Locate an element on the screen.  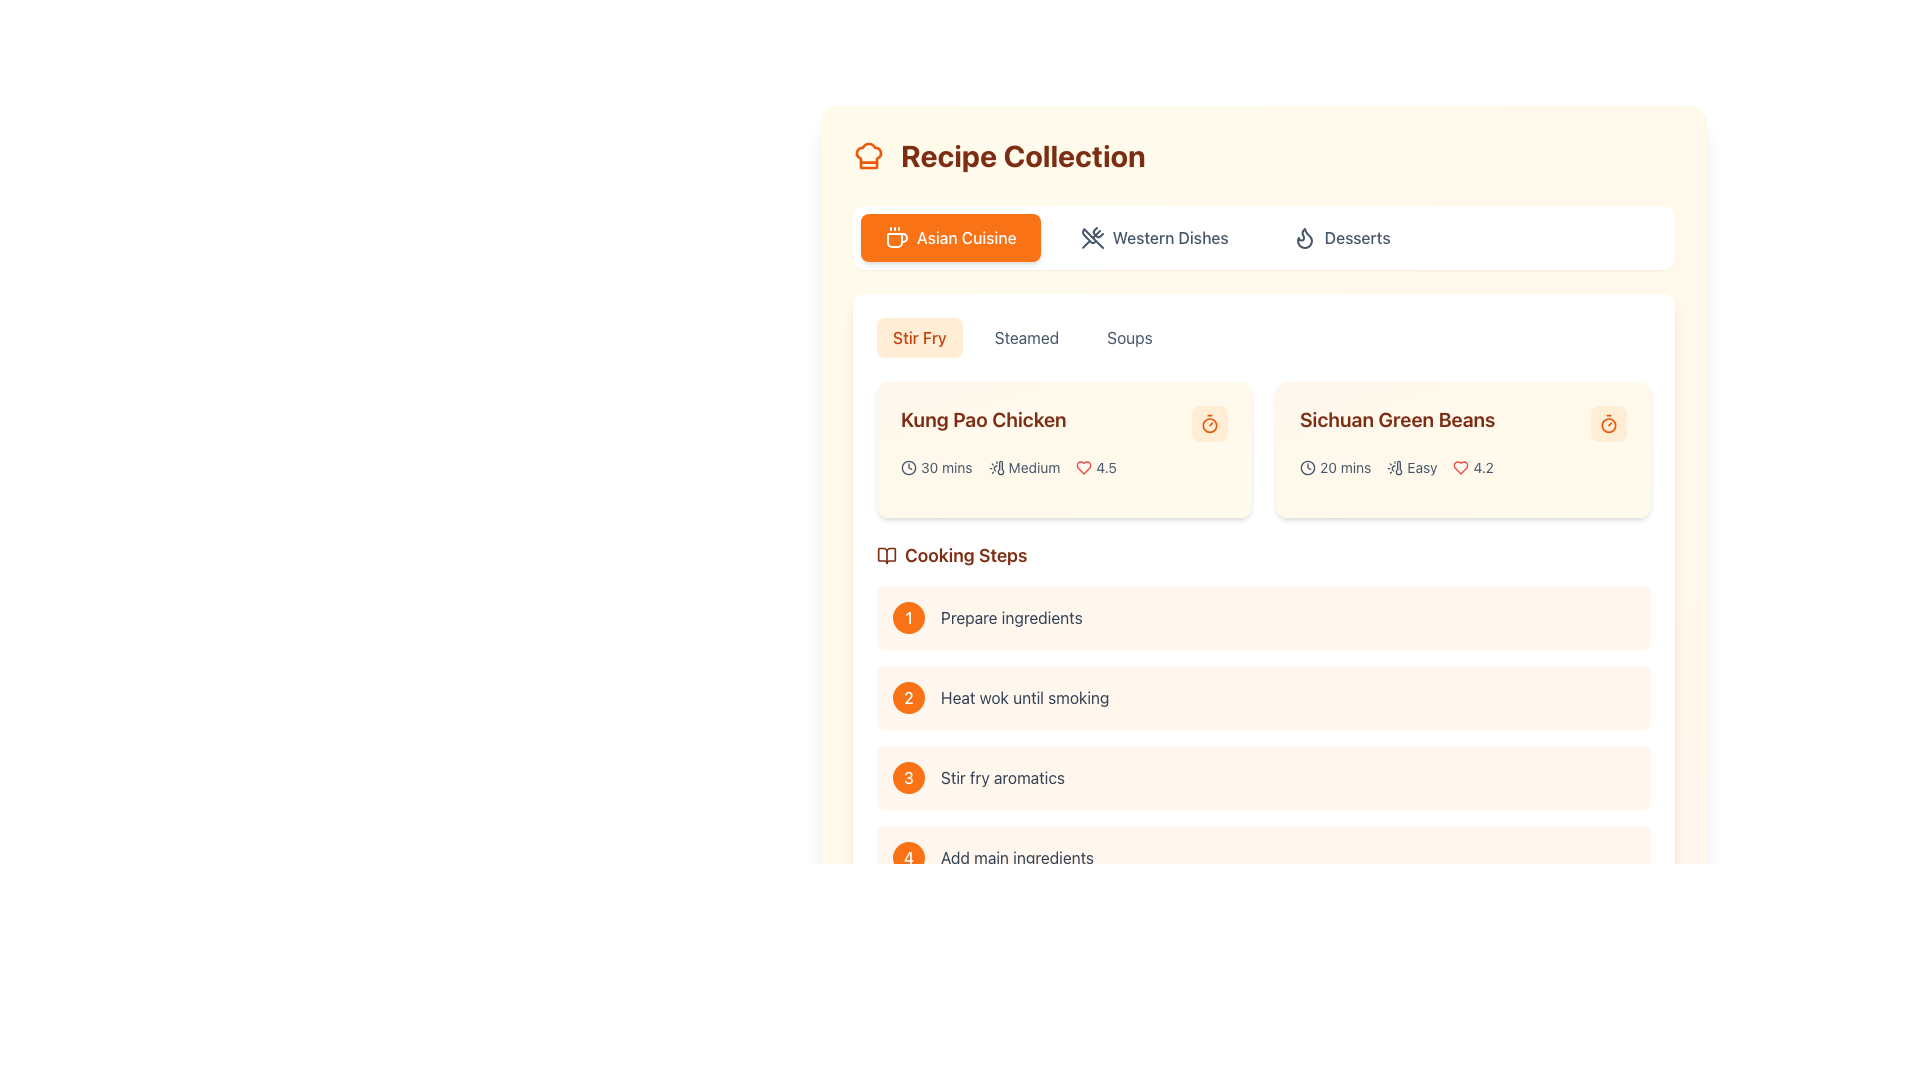
the data displayed in the informational row containing '20 mins', 'Easy', and '4.2' located under the title of the 'Sichuan Green Beans' recipe is located at coordinates (1463, 467).